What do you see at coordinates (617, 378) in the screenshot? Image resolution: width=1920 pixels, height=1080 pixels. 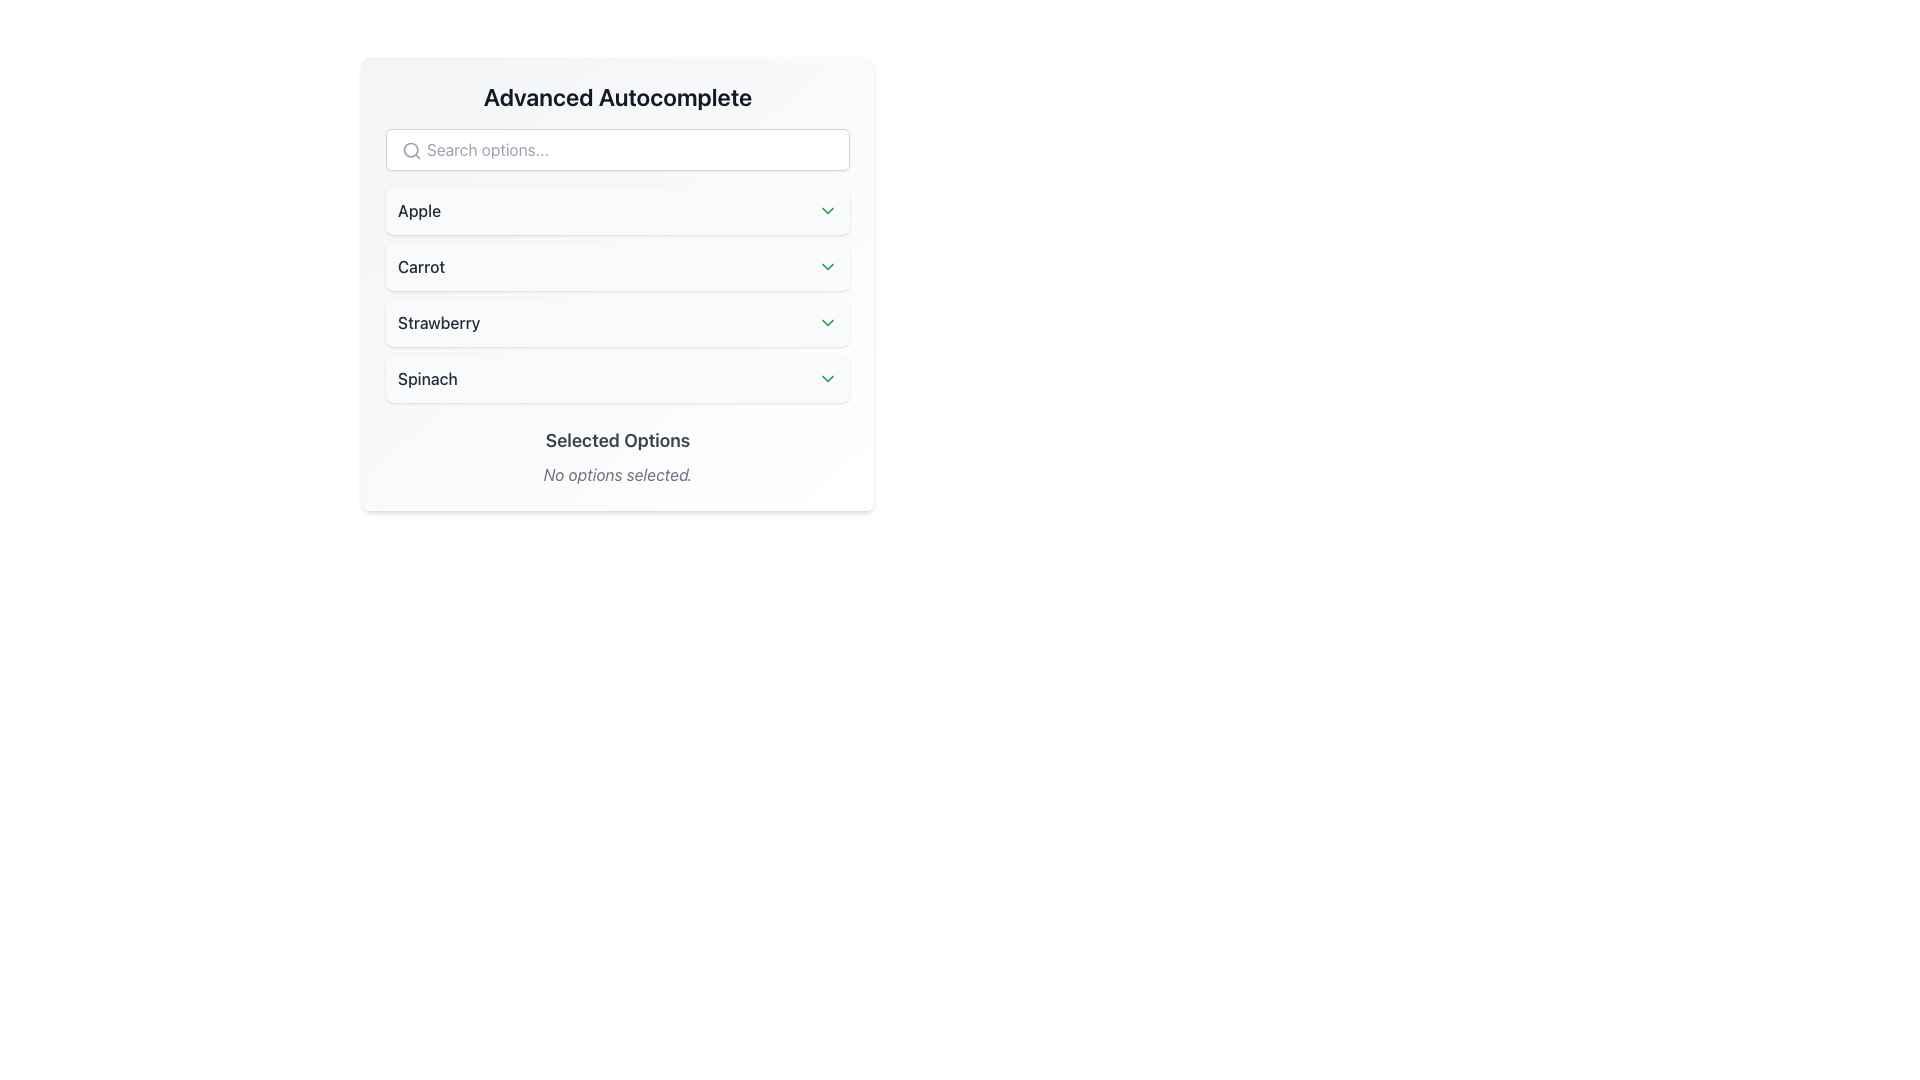 I see `the fourth interactive list item labeled 'Spinach'` at bounding box center [617, 378].